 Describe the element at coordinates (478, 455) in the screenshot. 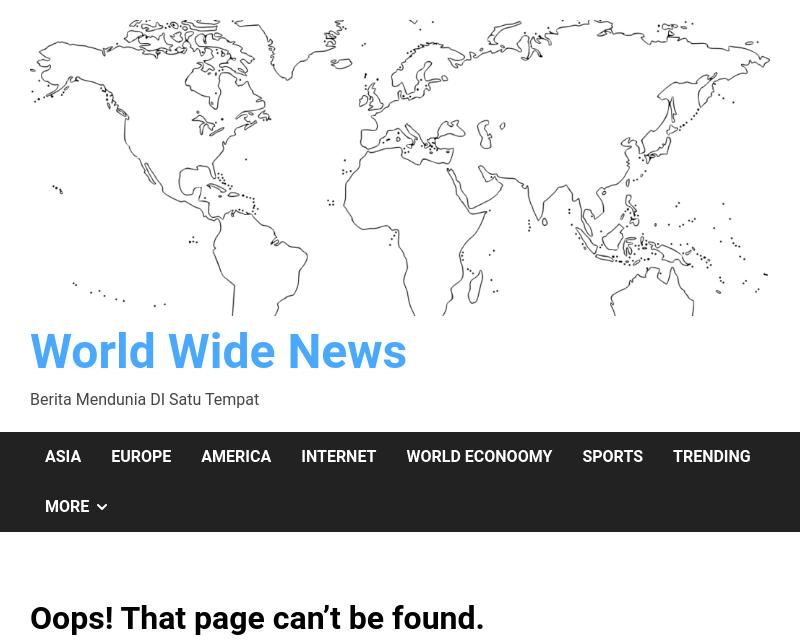

I see `'World Econoomy'` at that location.